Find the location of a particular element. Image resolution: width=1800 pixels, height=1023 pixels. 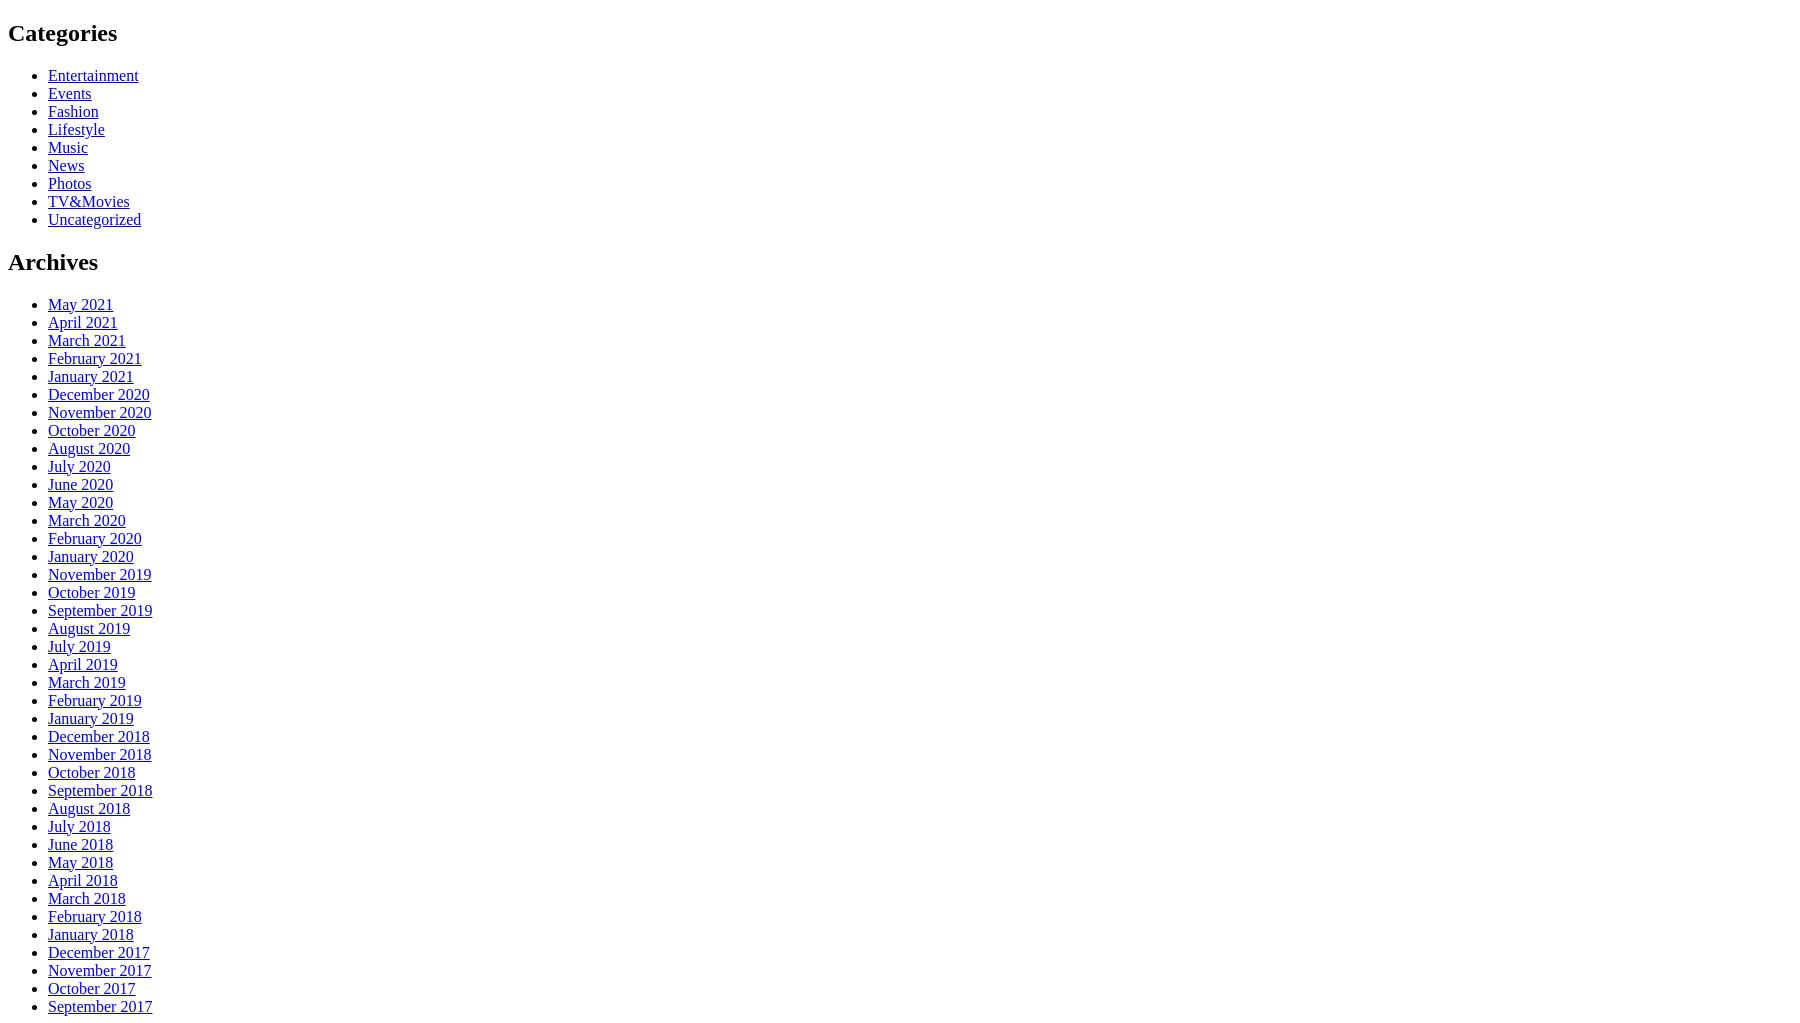

'Photos' is located at coordinates (68, 182).